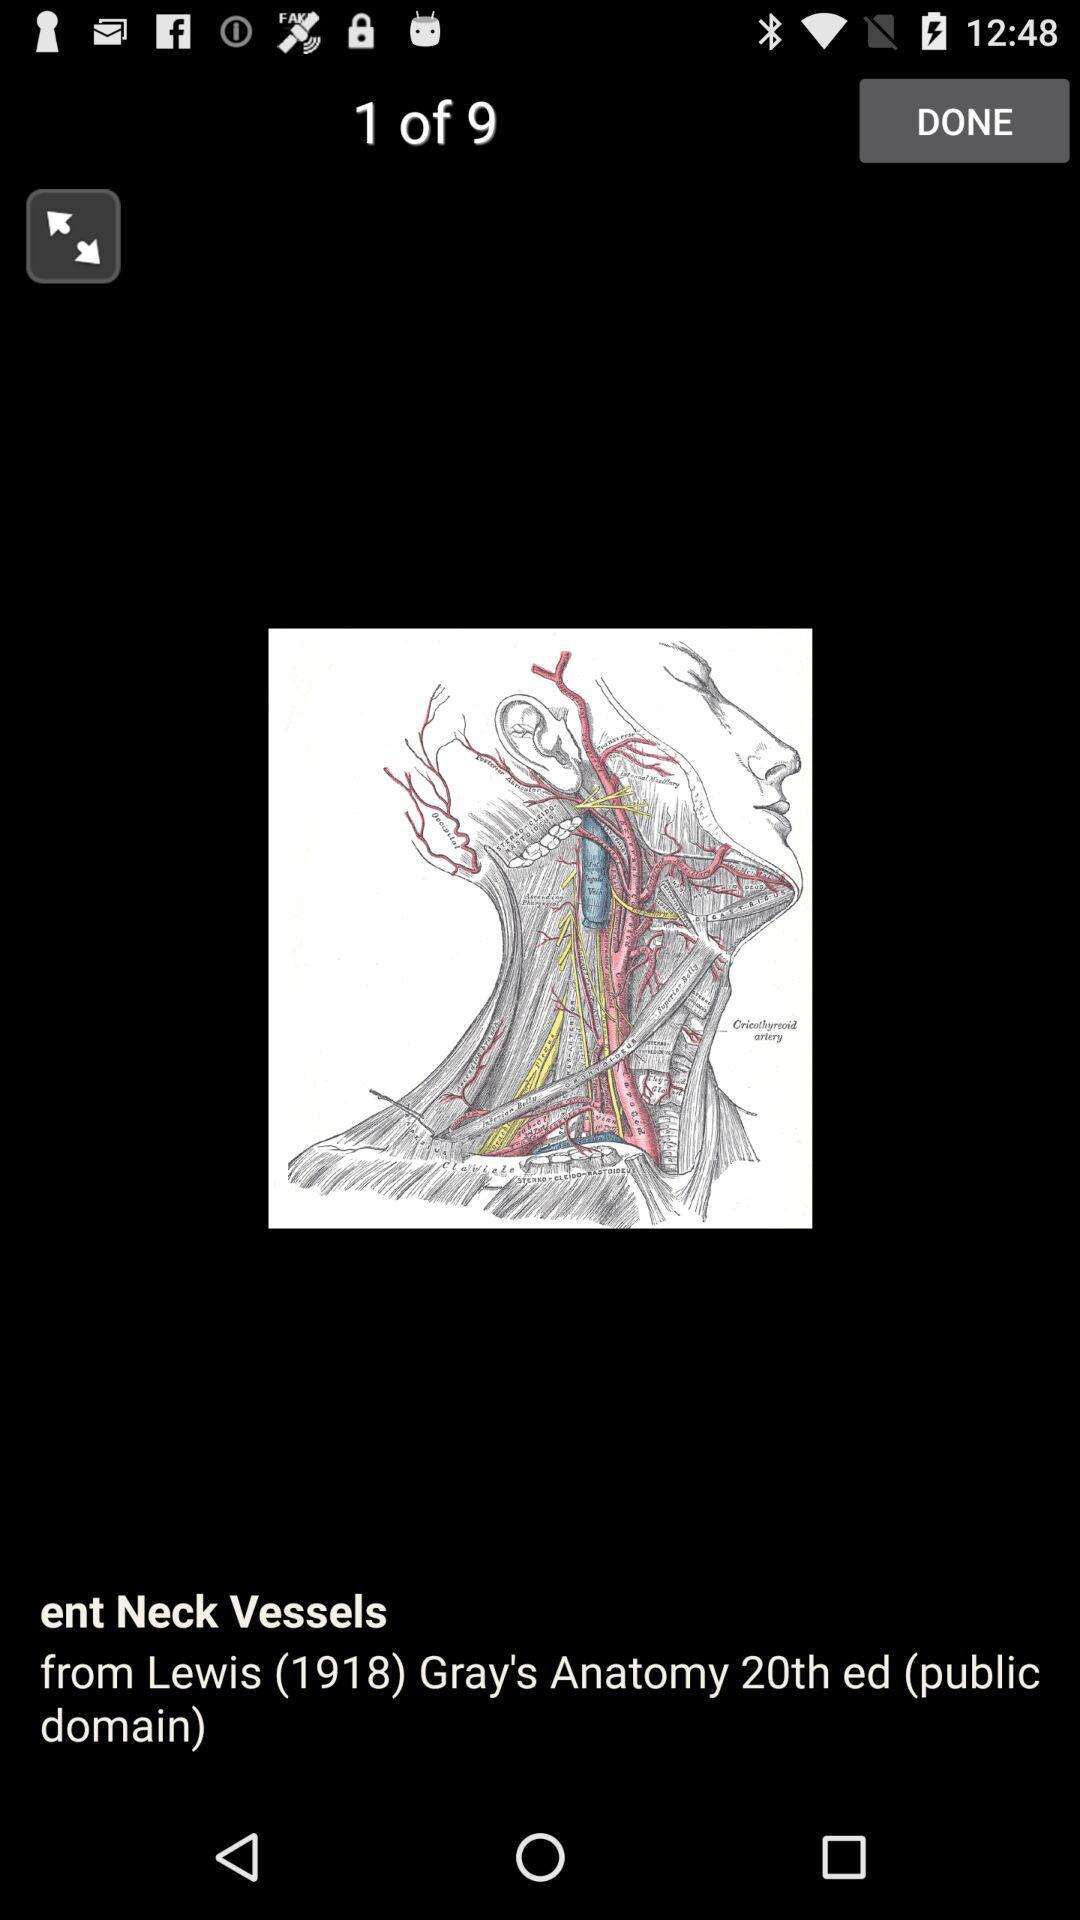  What do you see at coordinates (963, 119) in the screenshot?
I see `the done` at bounding box center [963, 119].